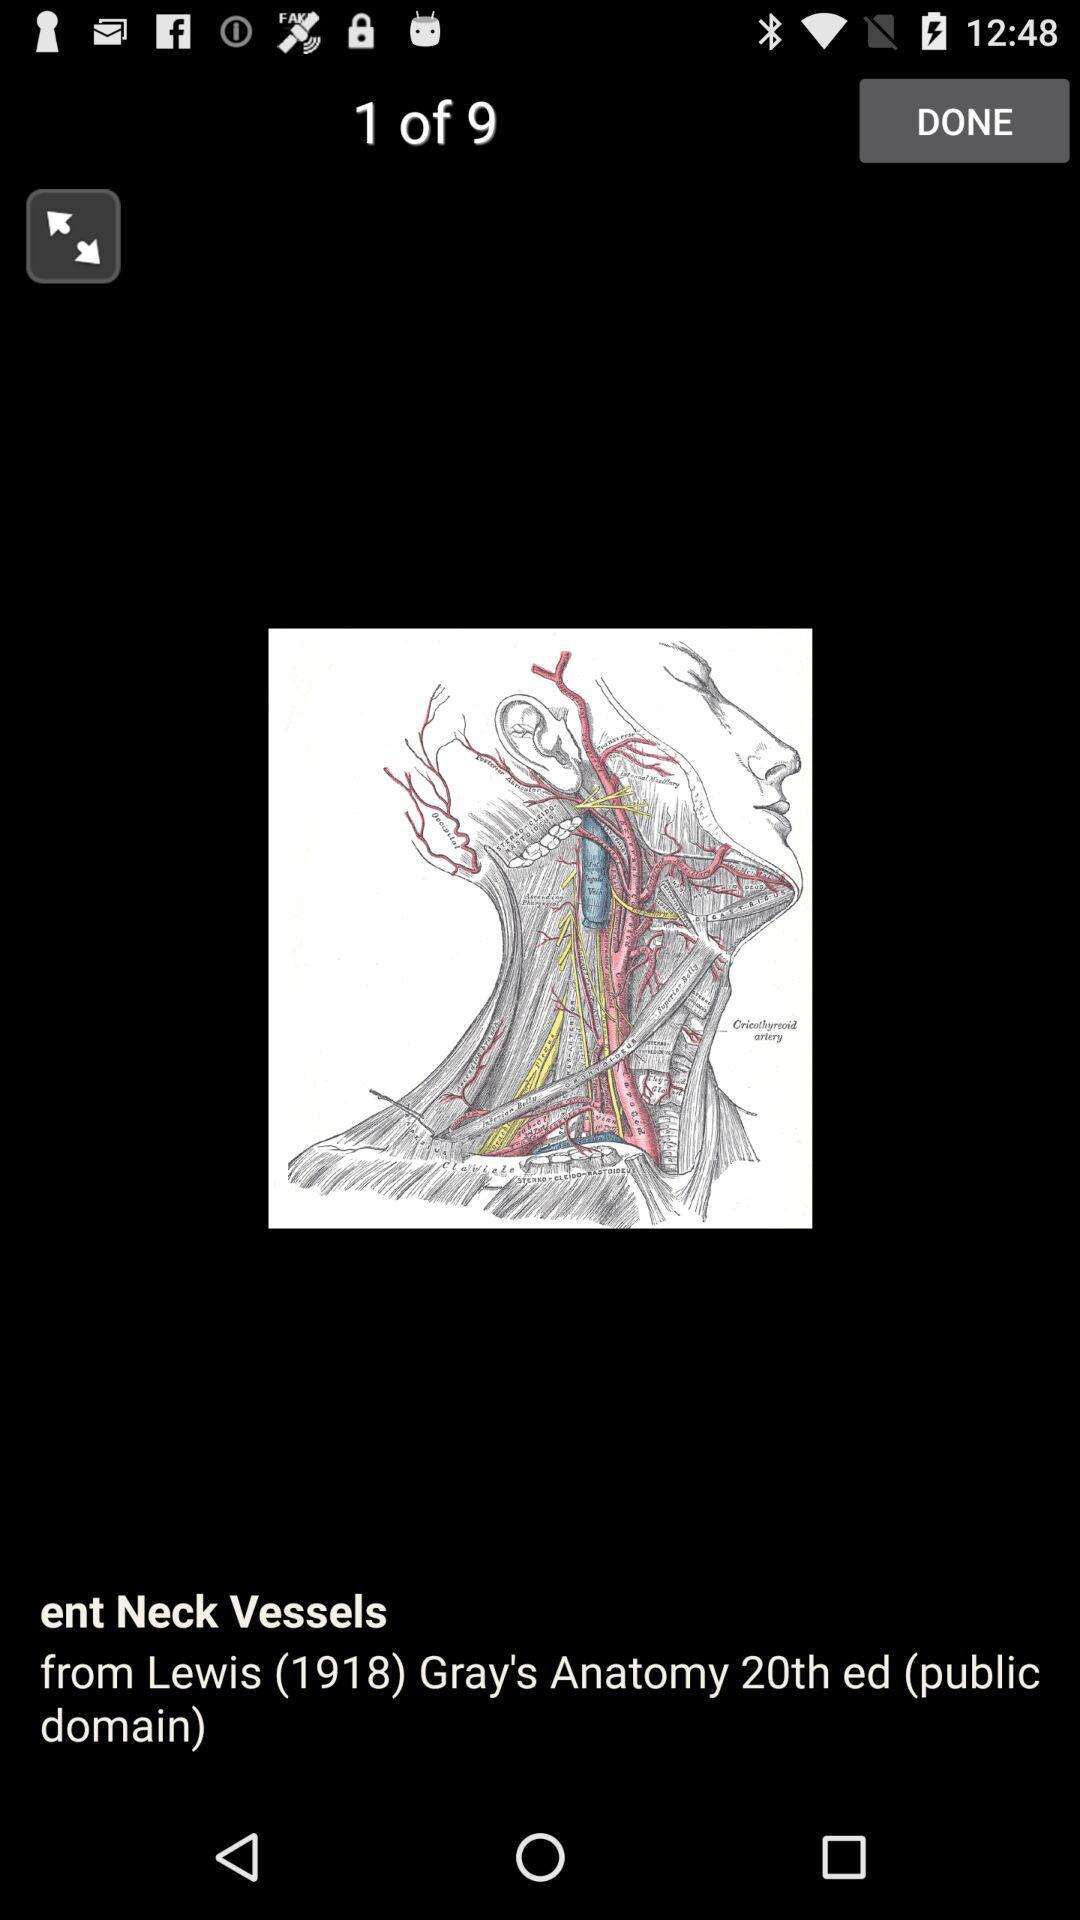  What do you see at coordinates (963, 119) in the screenshot?
I see `the done` at bounding box center [963, 119].